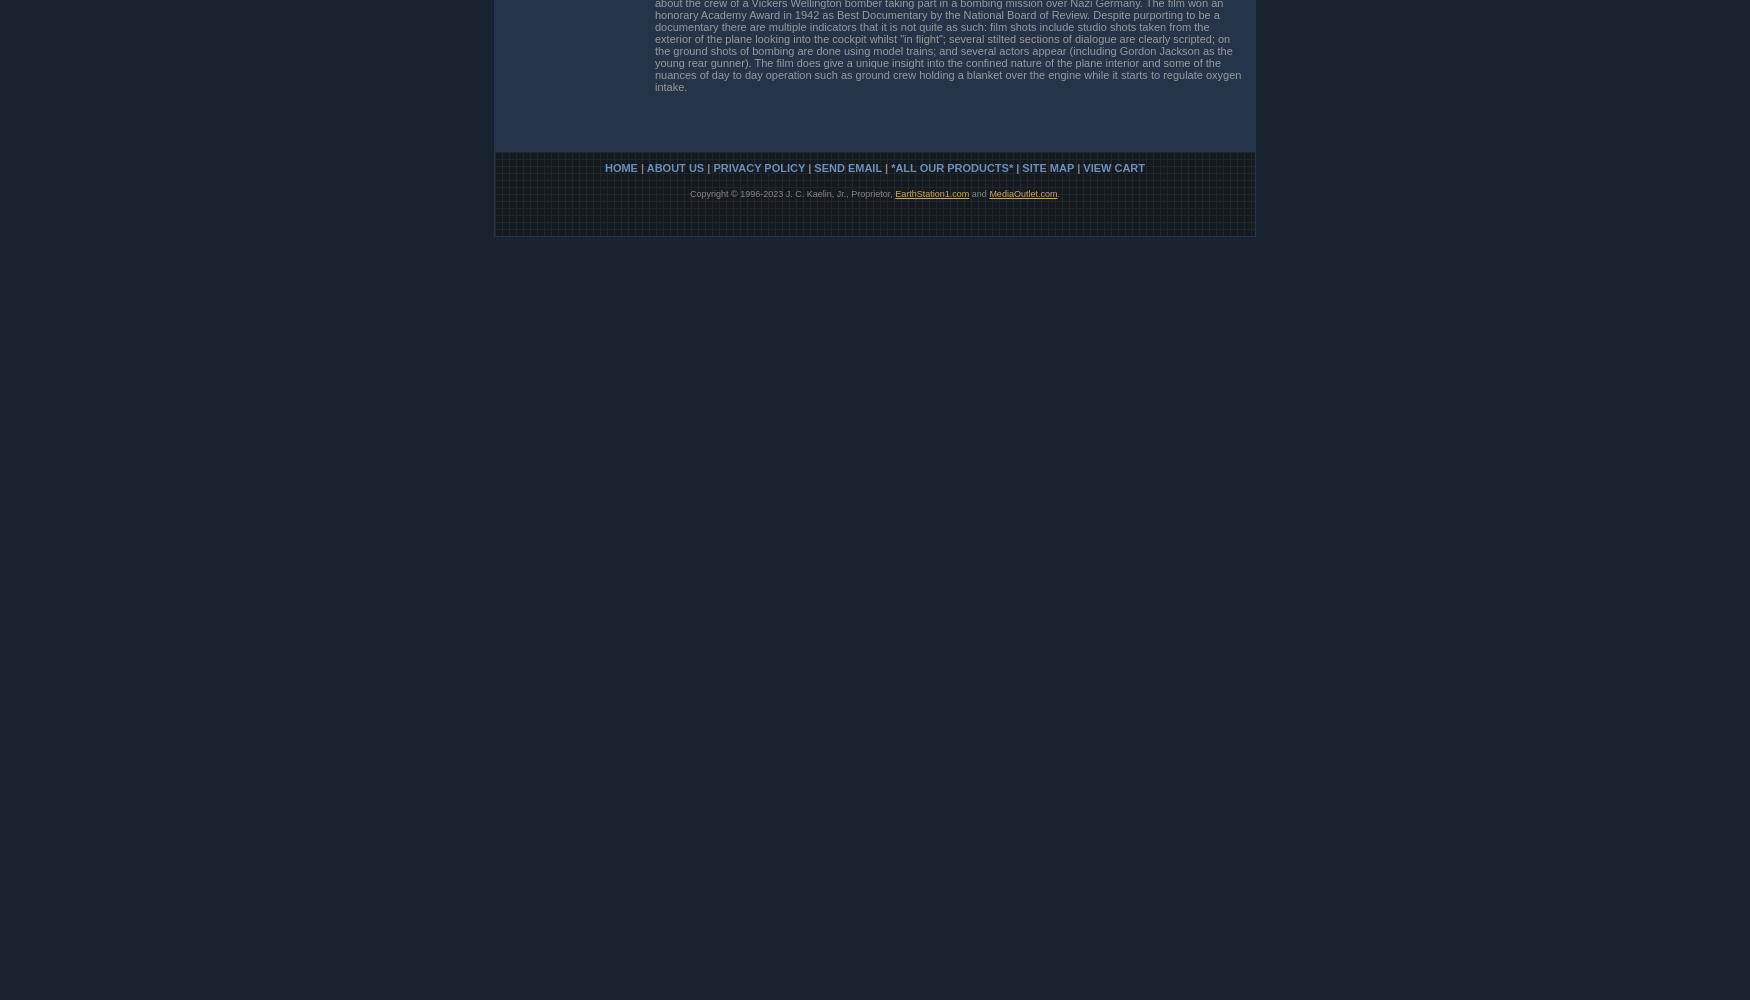  Describe the element at coordinates (620, 167) in the screenshot. I see `'home'` at that location.